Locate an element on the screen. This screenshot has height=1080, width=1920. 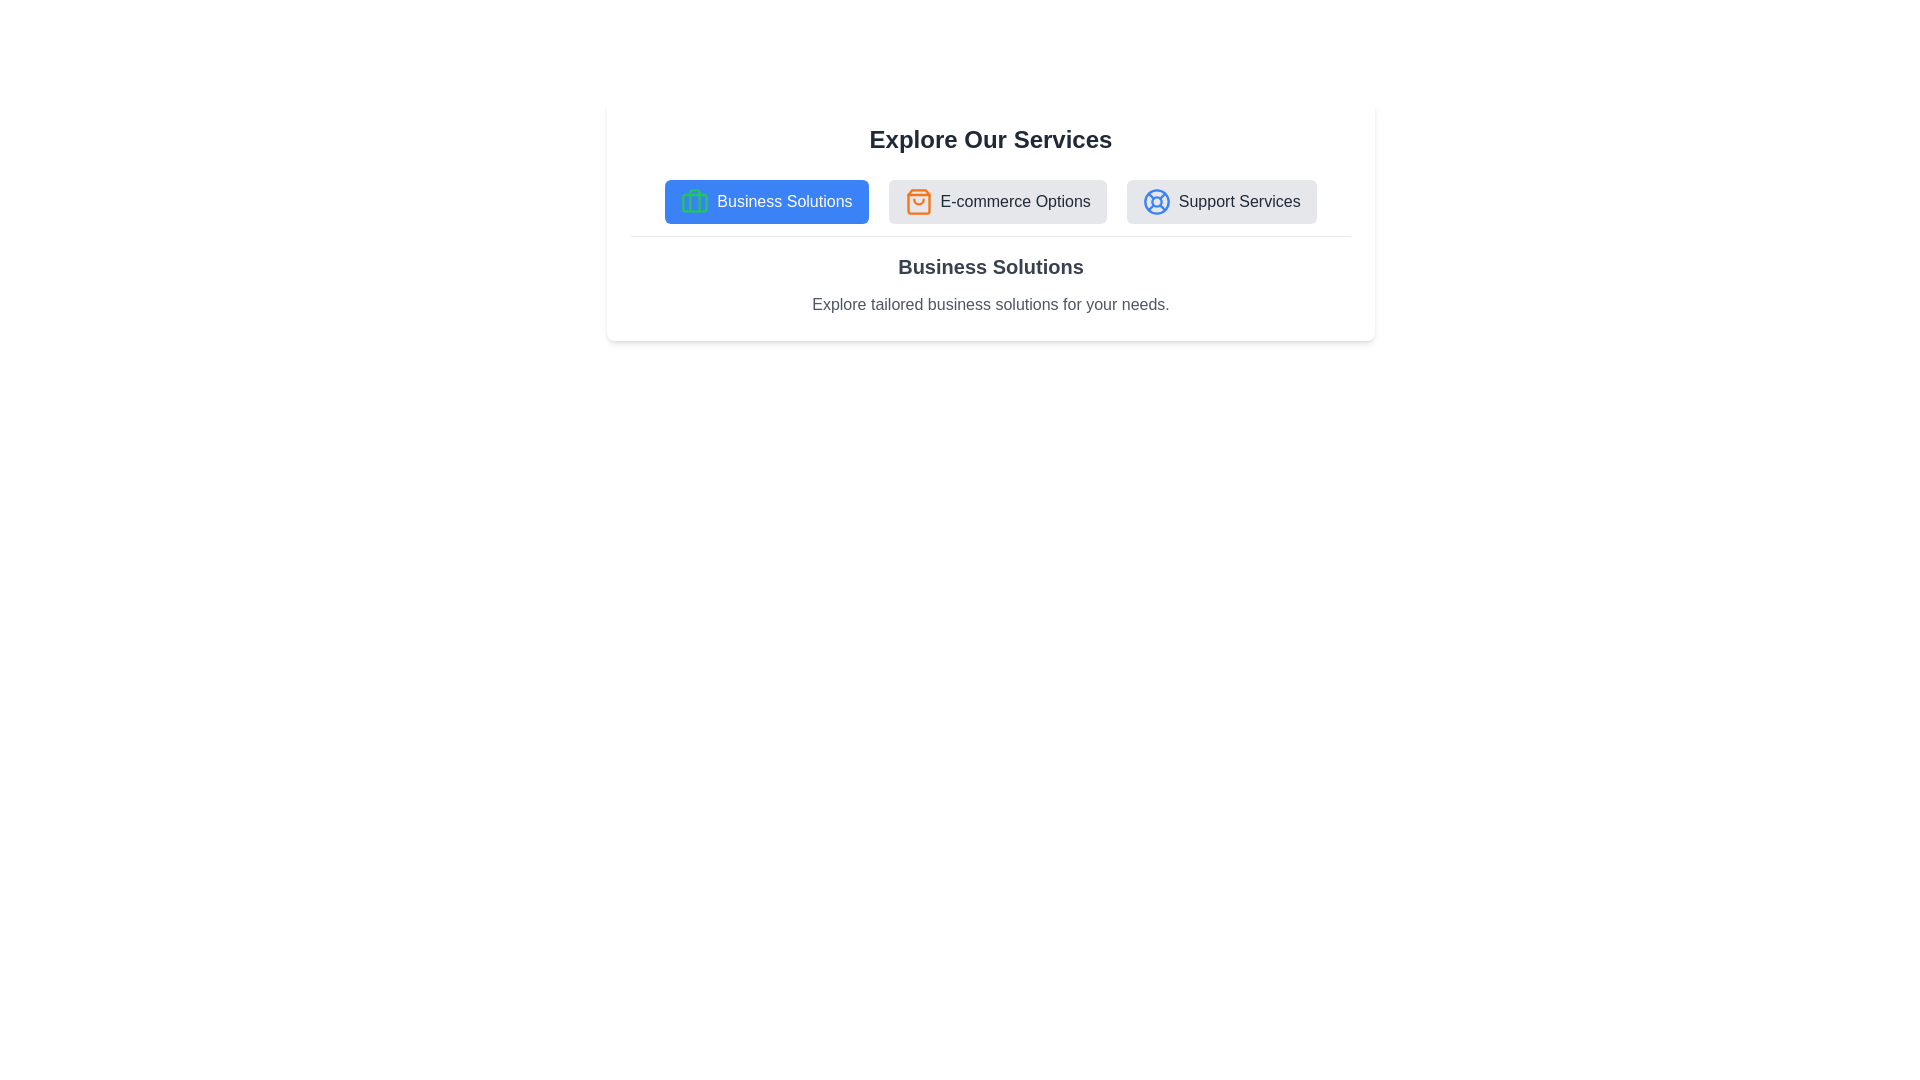
the icon associated with the tab E-commerce Options is located at coordinates (917, 201).